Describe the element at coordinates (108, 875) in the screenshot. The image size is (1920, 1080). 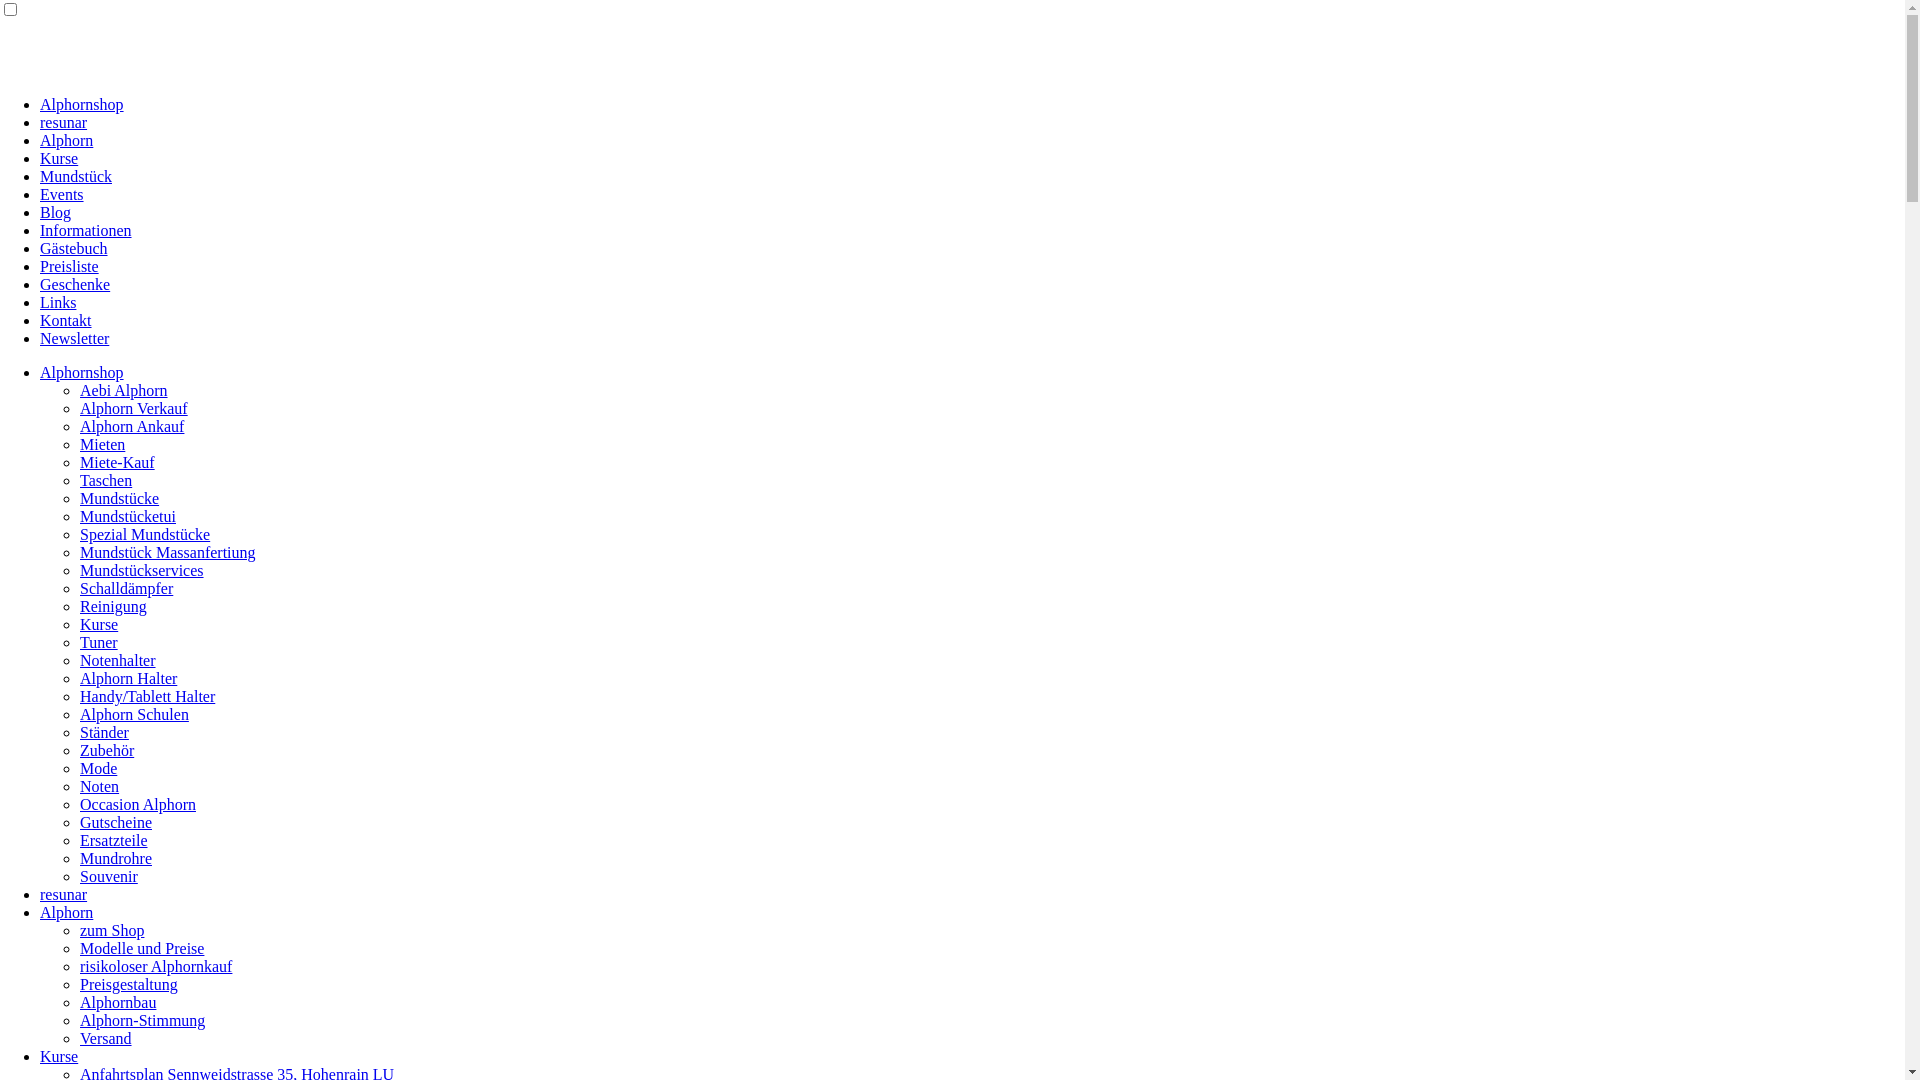
I see `'Souvenir'` at that location.